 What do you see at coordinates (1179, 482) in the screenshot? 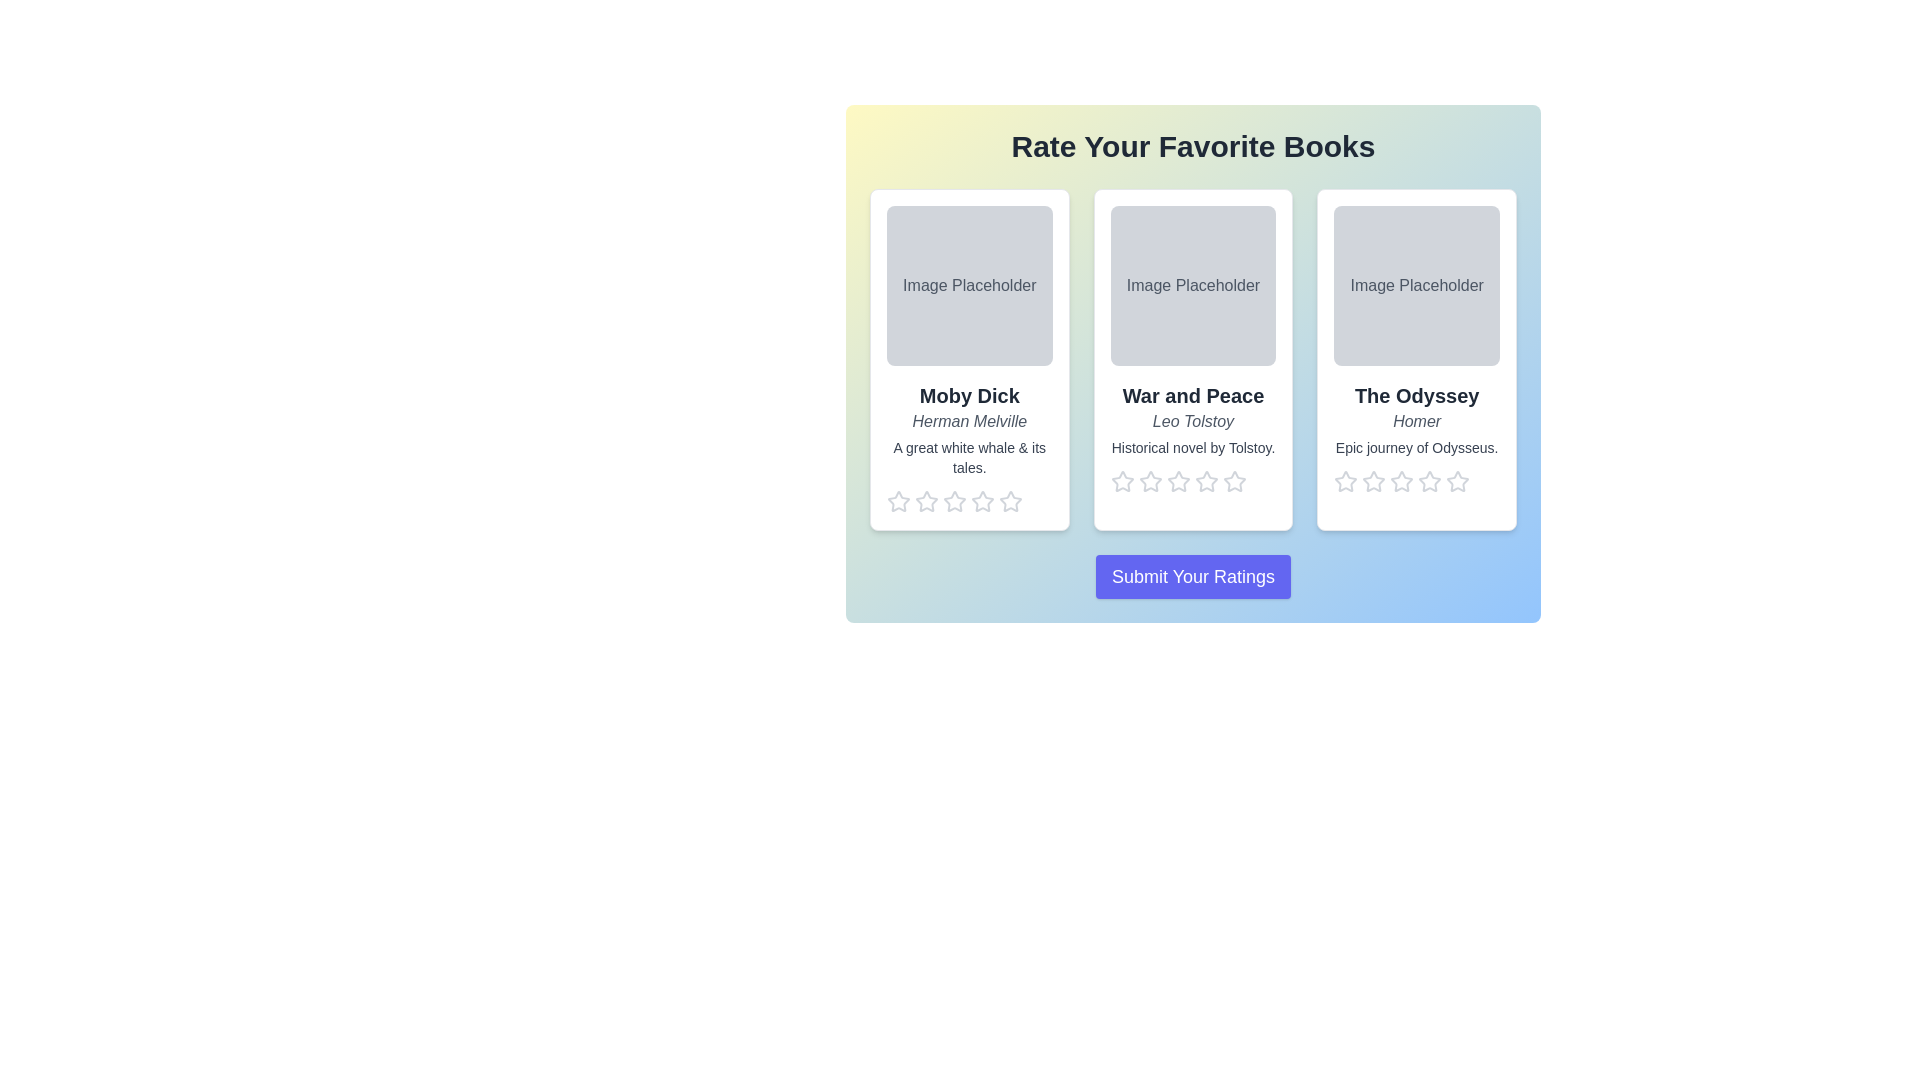
I see `the star corresponding to the rating 3 for the book War and Peace` at bounding box center [1179, 482].